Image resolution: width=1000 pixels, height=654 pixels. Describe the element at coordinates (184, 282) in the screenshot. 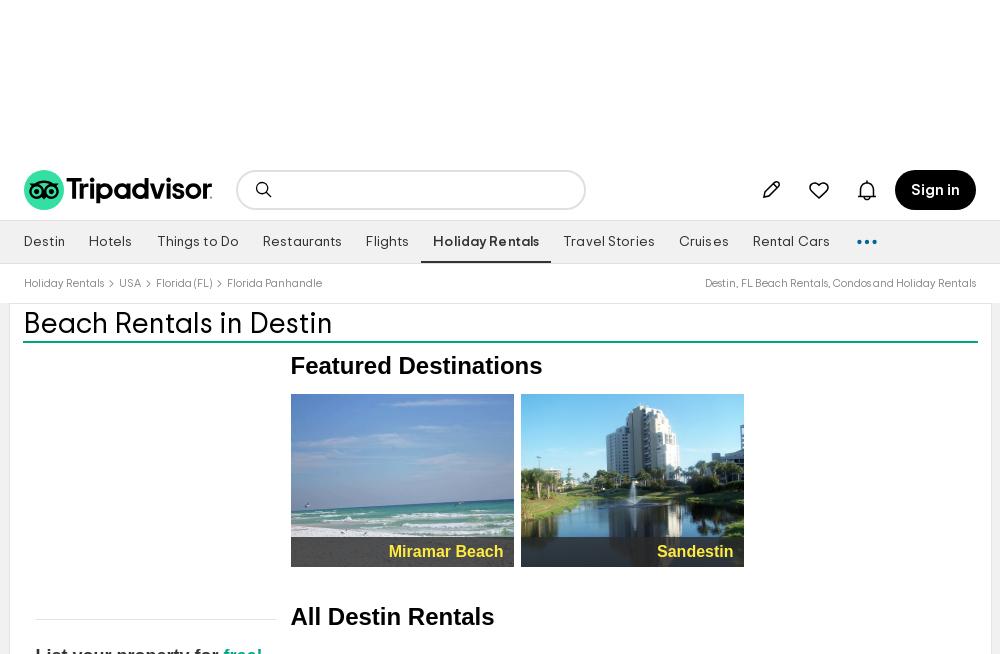

I see `'Florida (FL)'` at that location.